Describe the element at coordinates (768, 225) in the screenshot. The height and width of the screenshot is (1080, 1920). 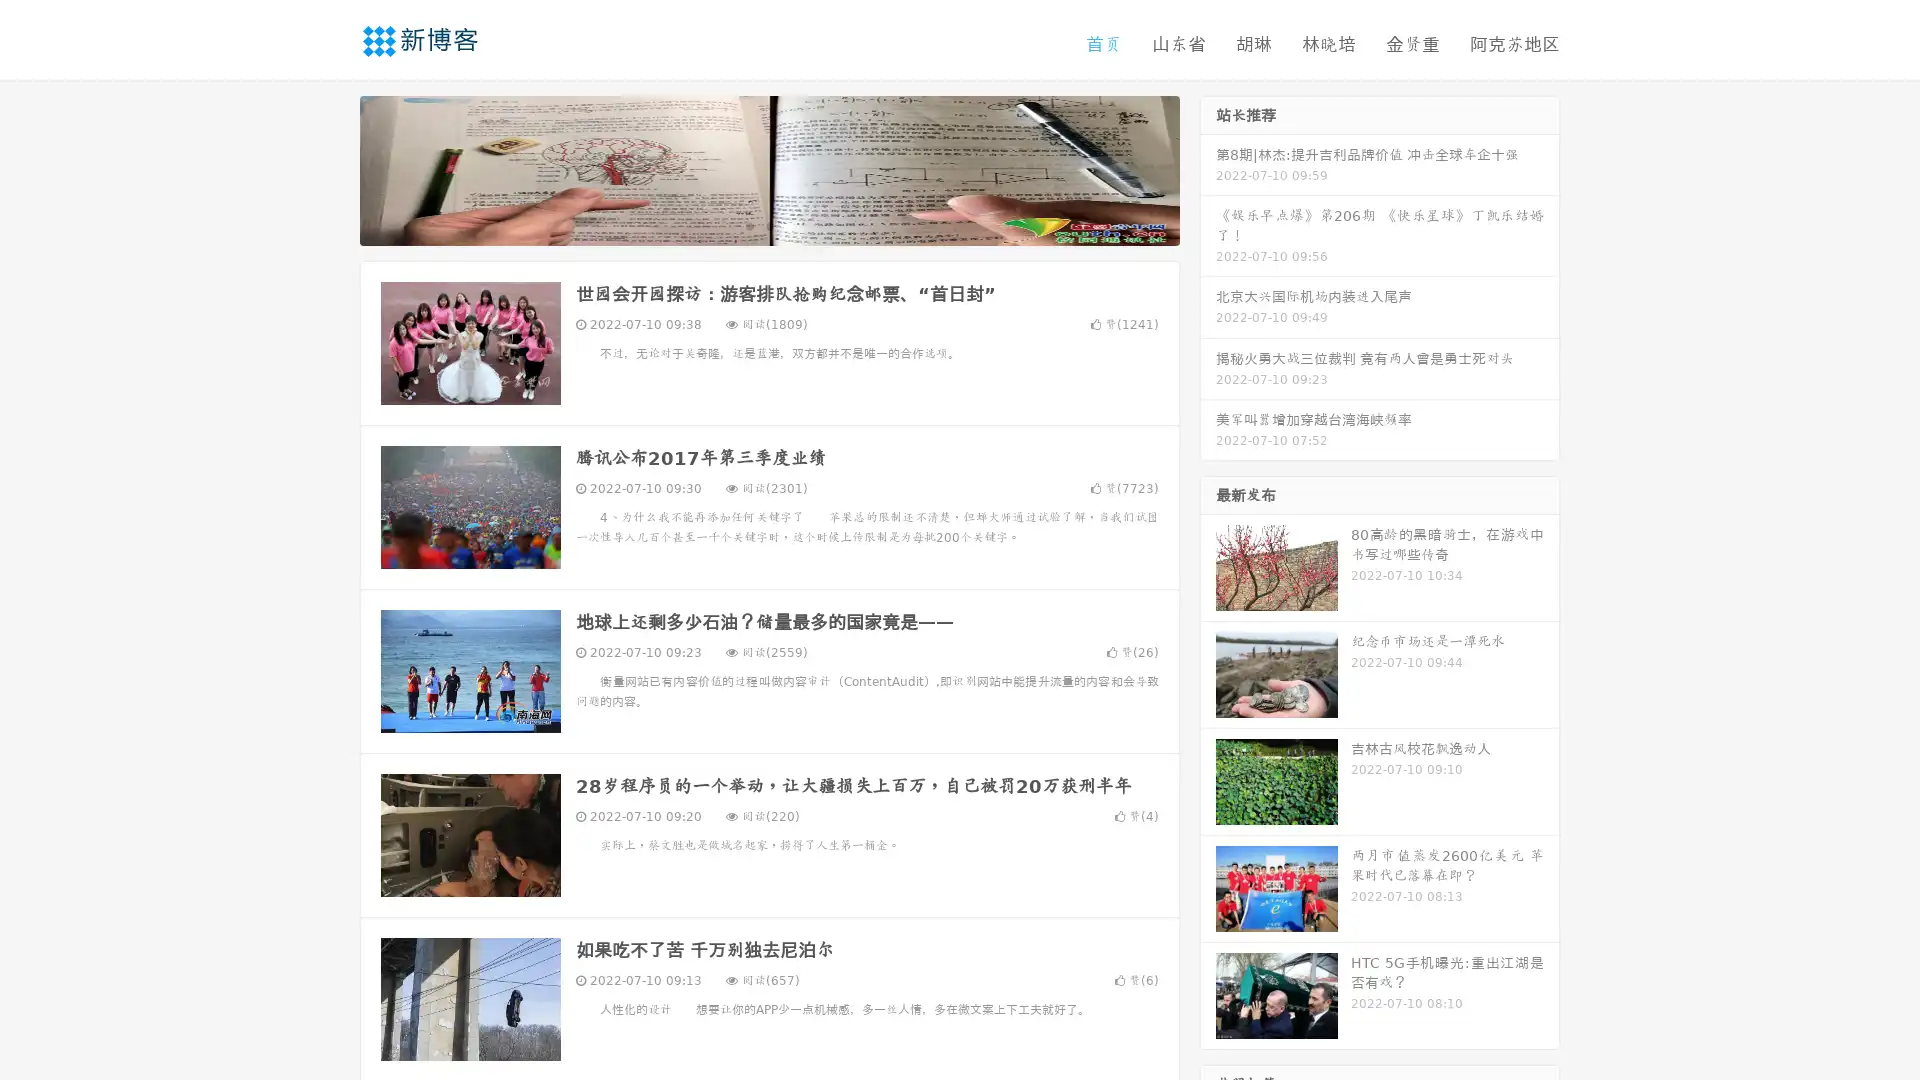
I see `Go to slide 2` at that location.